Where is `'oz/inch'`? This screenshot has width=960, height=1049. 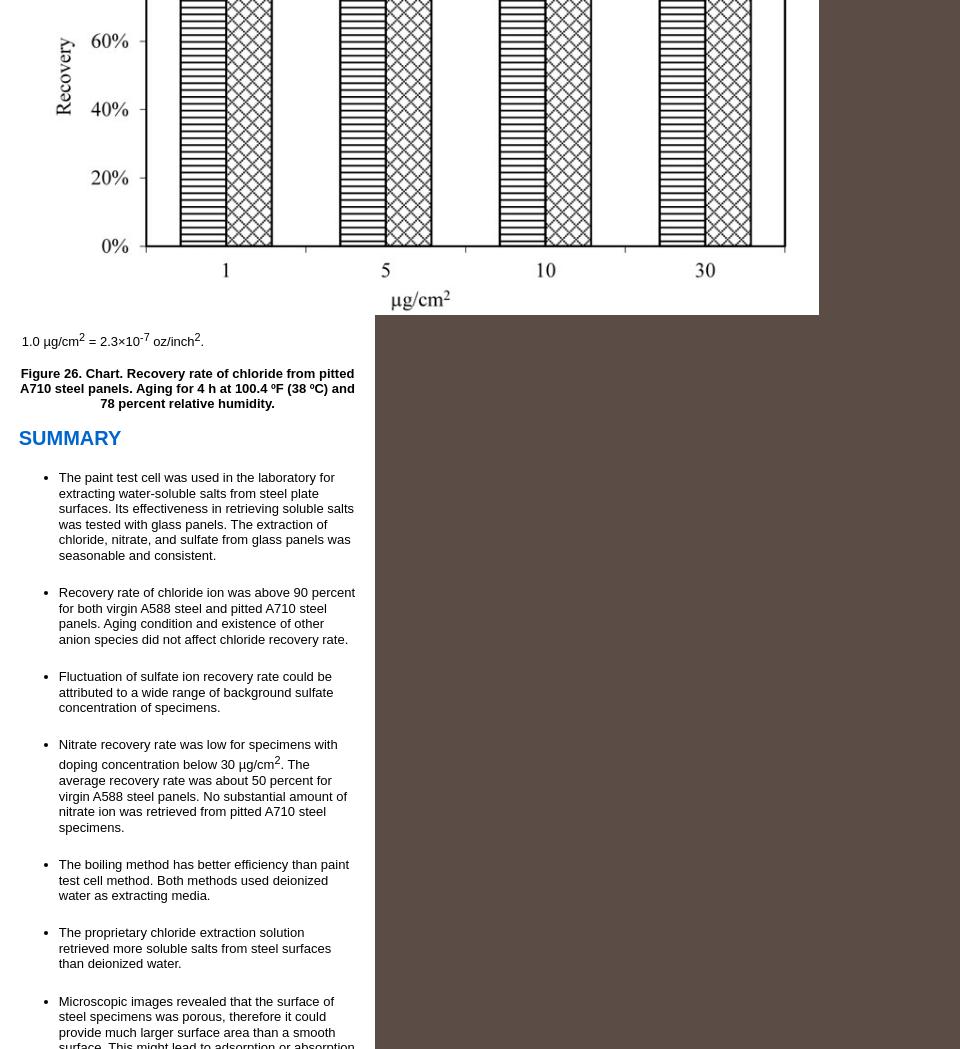
'oz/inch' is located at coordinates (170, 340).